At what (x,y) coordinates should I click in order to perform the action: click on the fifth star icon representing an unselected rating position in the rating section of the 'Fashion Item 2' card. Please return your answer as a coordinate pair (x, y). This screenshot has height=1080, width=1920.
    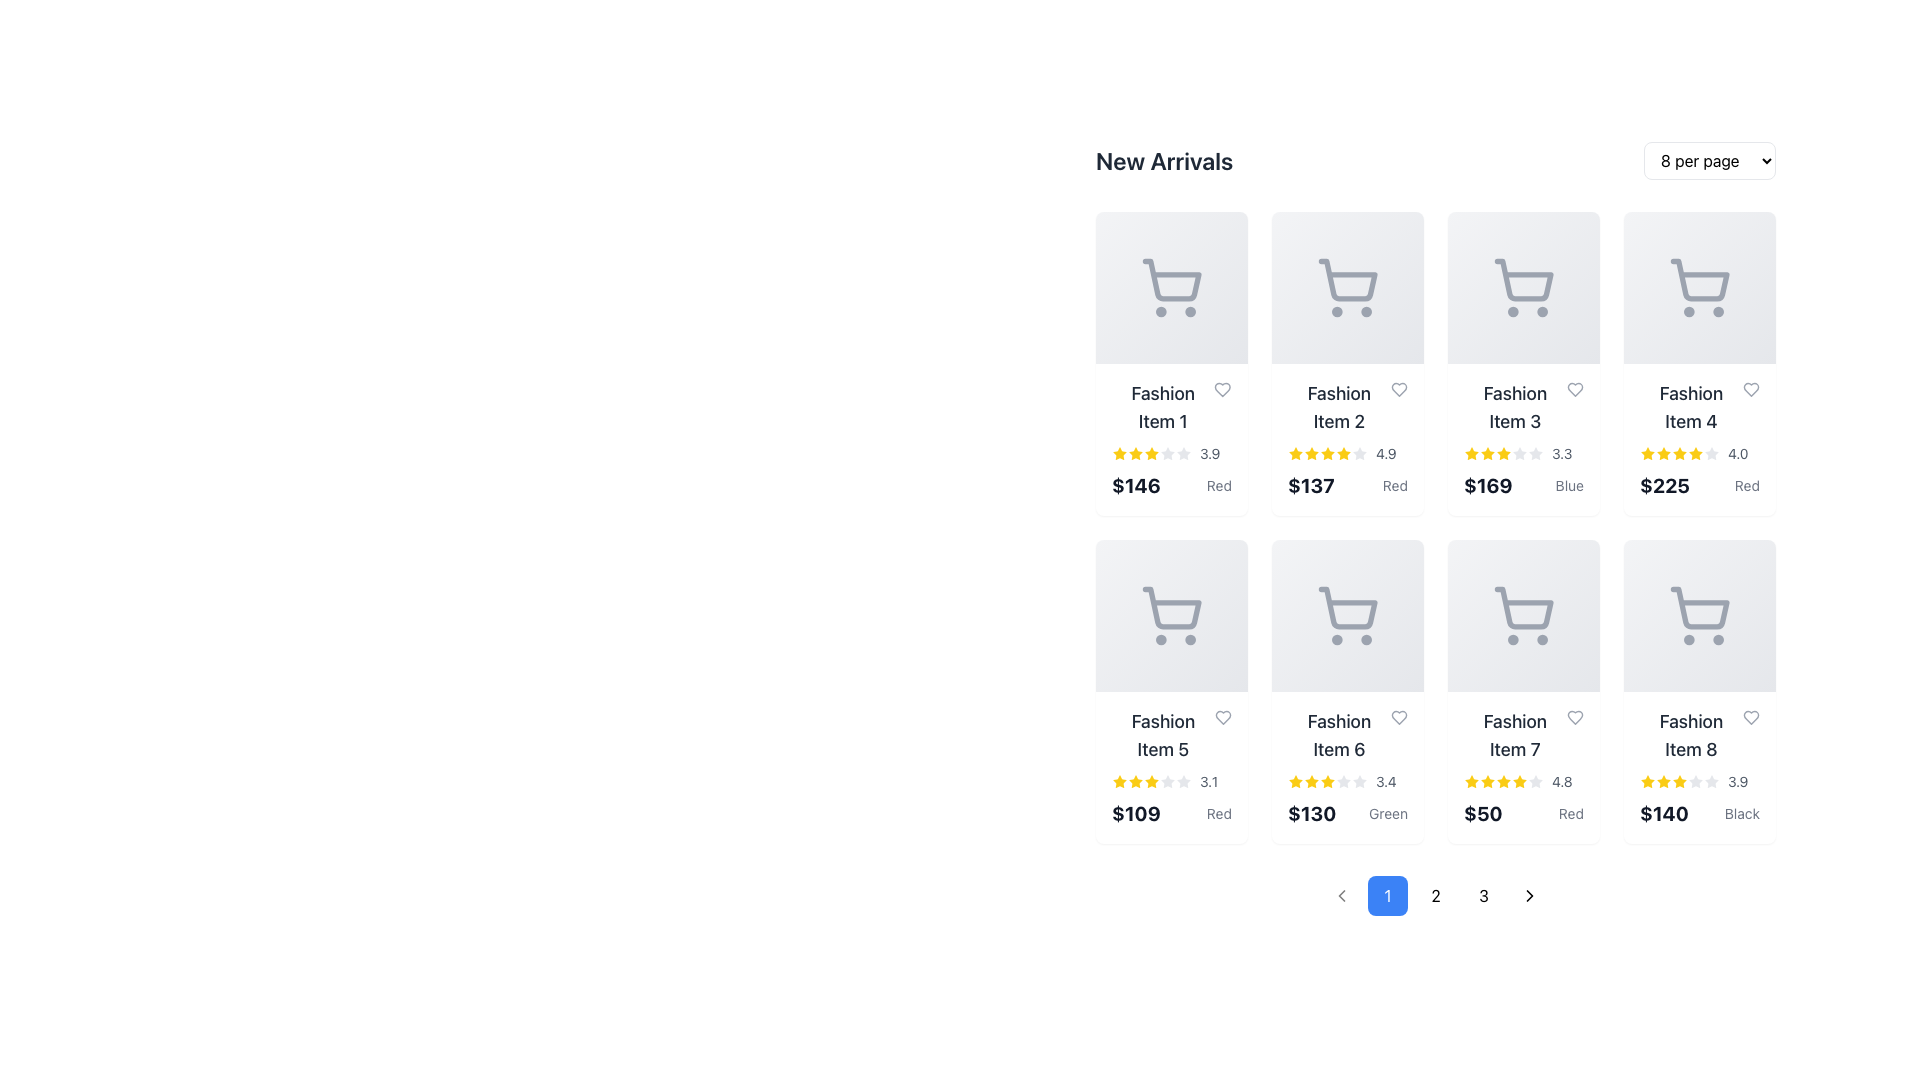
    Looking at the image, I should click on (1359, 454).